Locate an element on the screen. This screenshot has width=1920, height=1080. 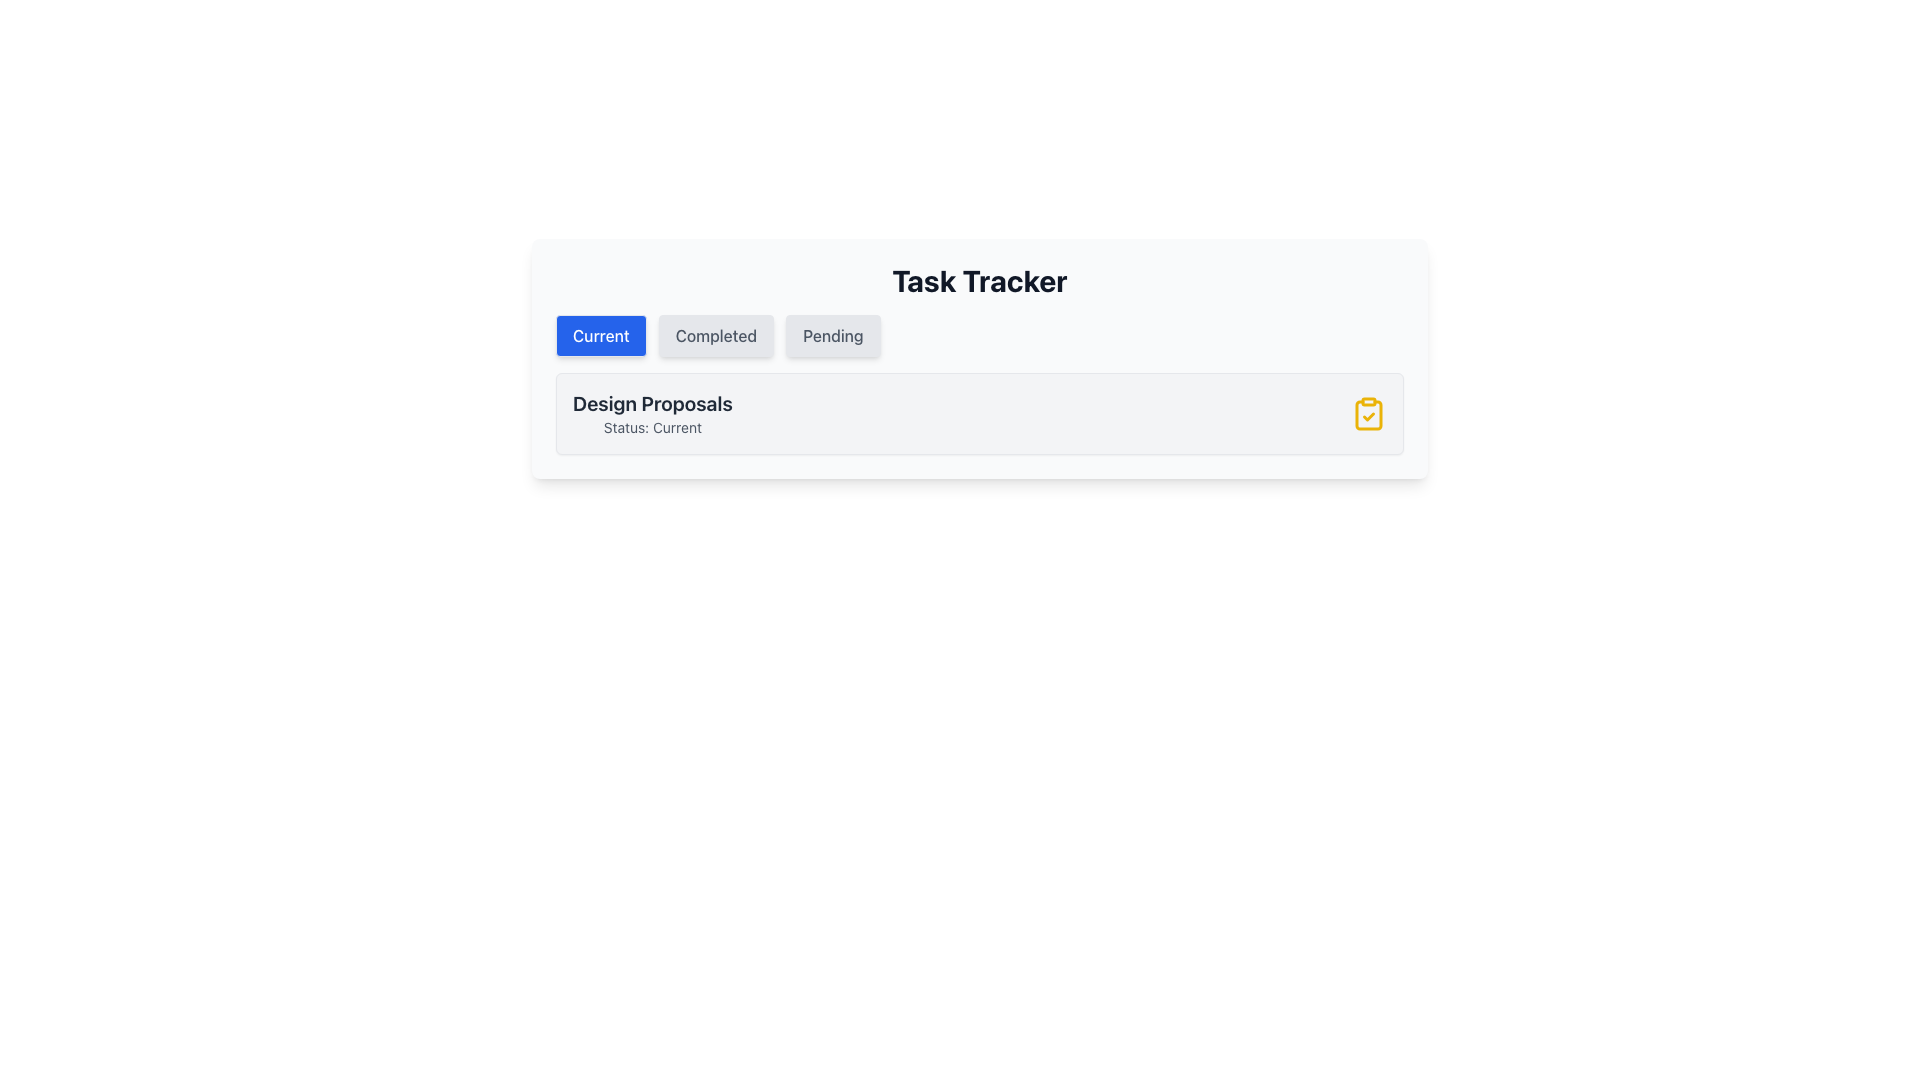
the 'Current' button located at the top-left corner of the button group in the 'Task Tracker' interface is located at coordinates (599, 334).